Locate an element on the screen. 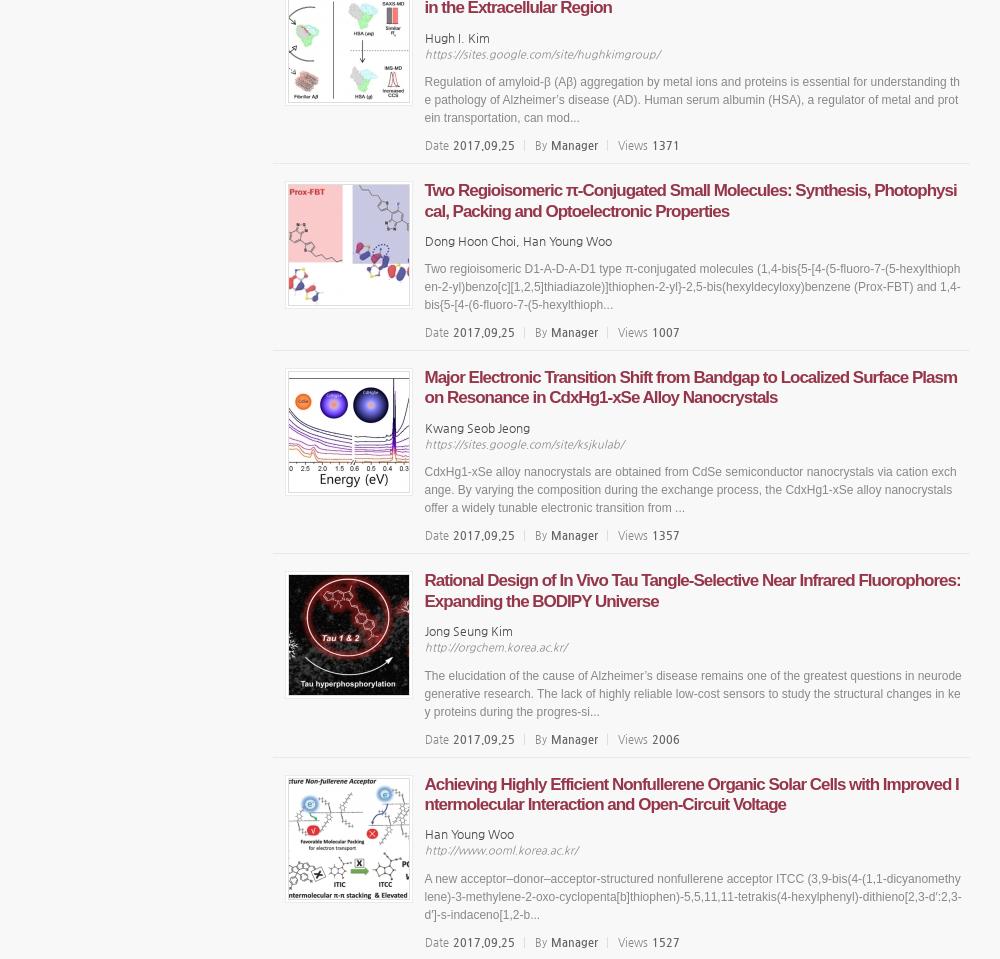  'Regulation of amyloid-β (Aβ) aggregation by metal ions and proteins is essential for understanding the pathology of Alzheimer’s disease (AD). Human serum albumin (HSA), a regulator of metal and protein transportation, can mod...' is located at coordinates (690, 100).